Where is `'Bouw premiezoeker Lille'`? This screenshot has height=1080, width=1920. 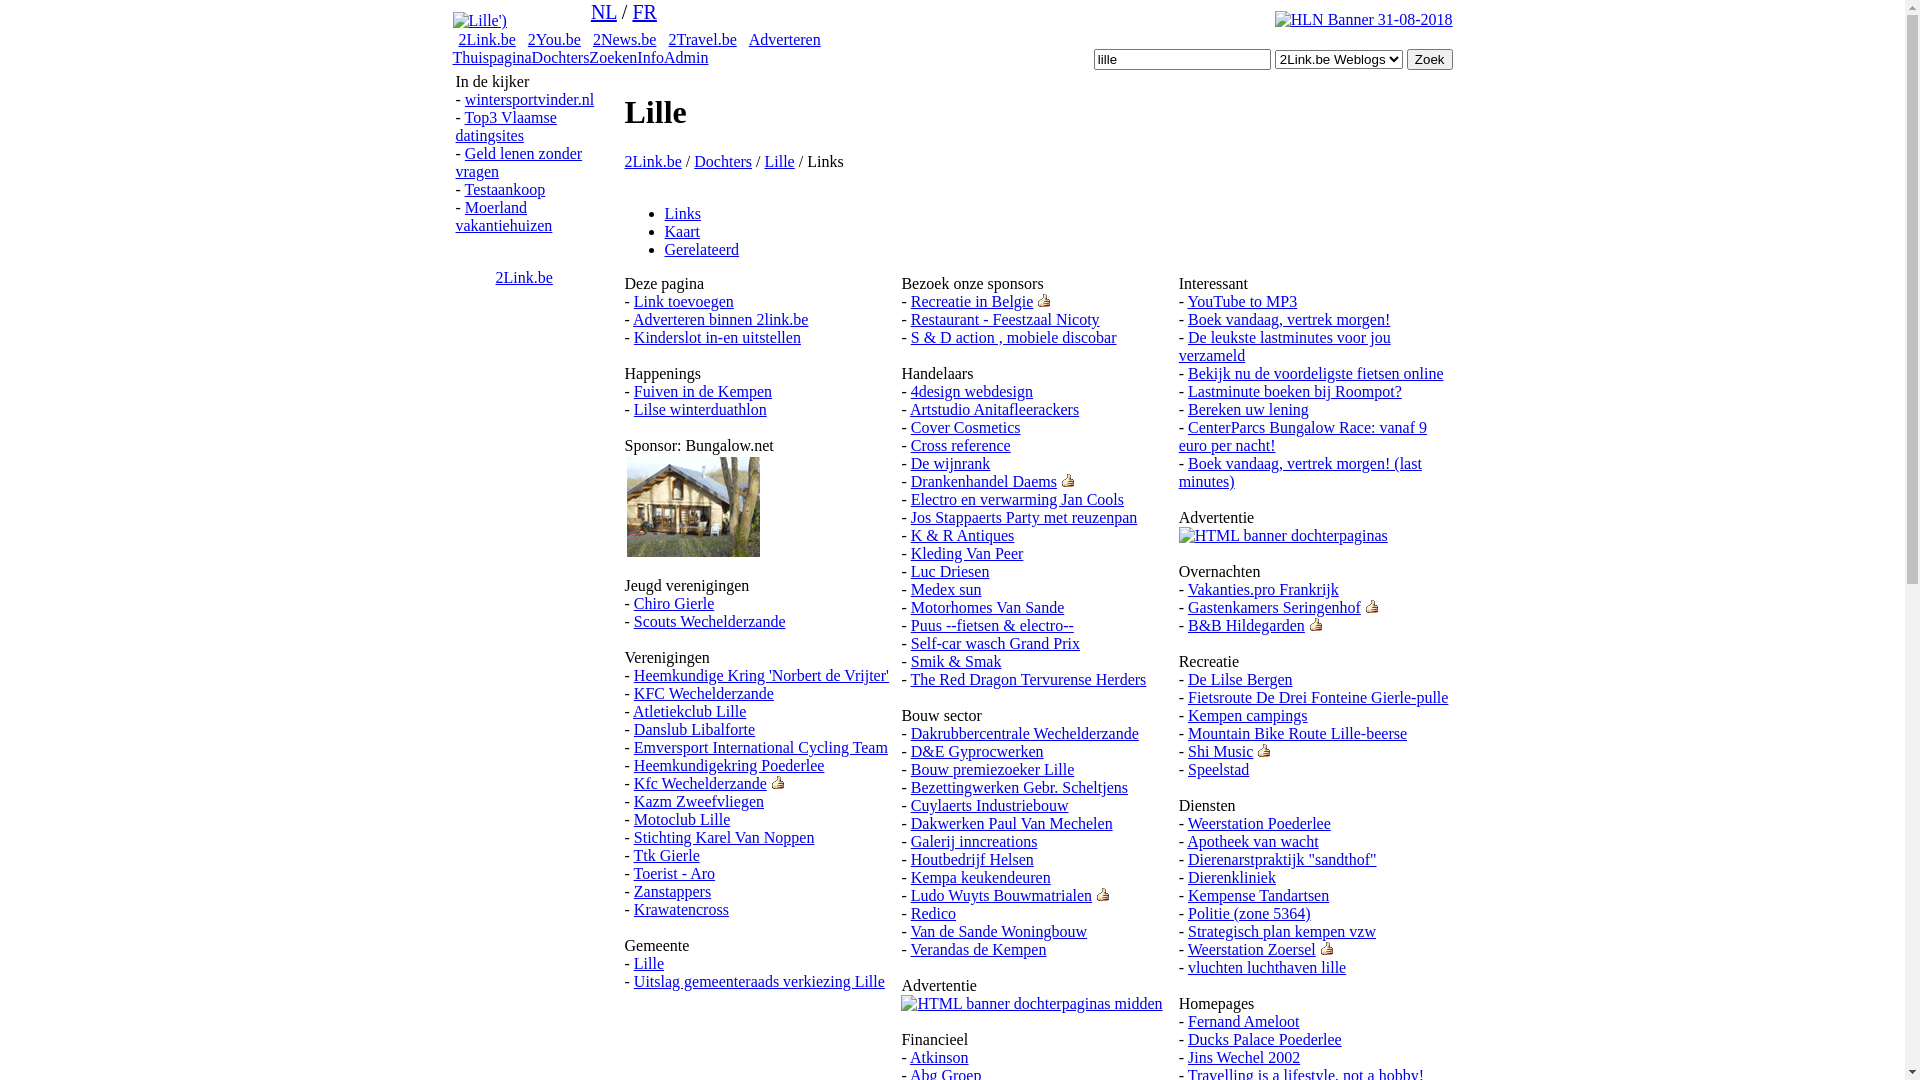 'Bouw premiezoeker Lille' is located at coordinates (993, 768).